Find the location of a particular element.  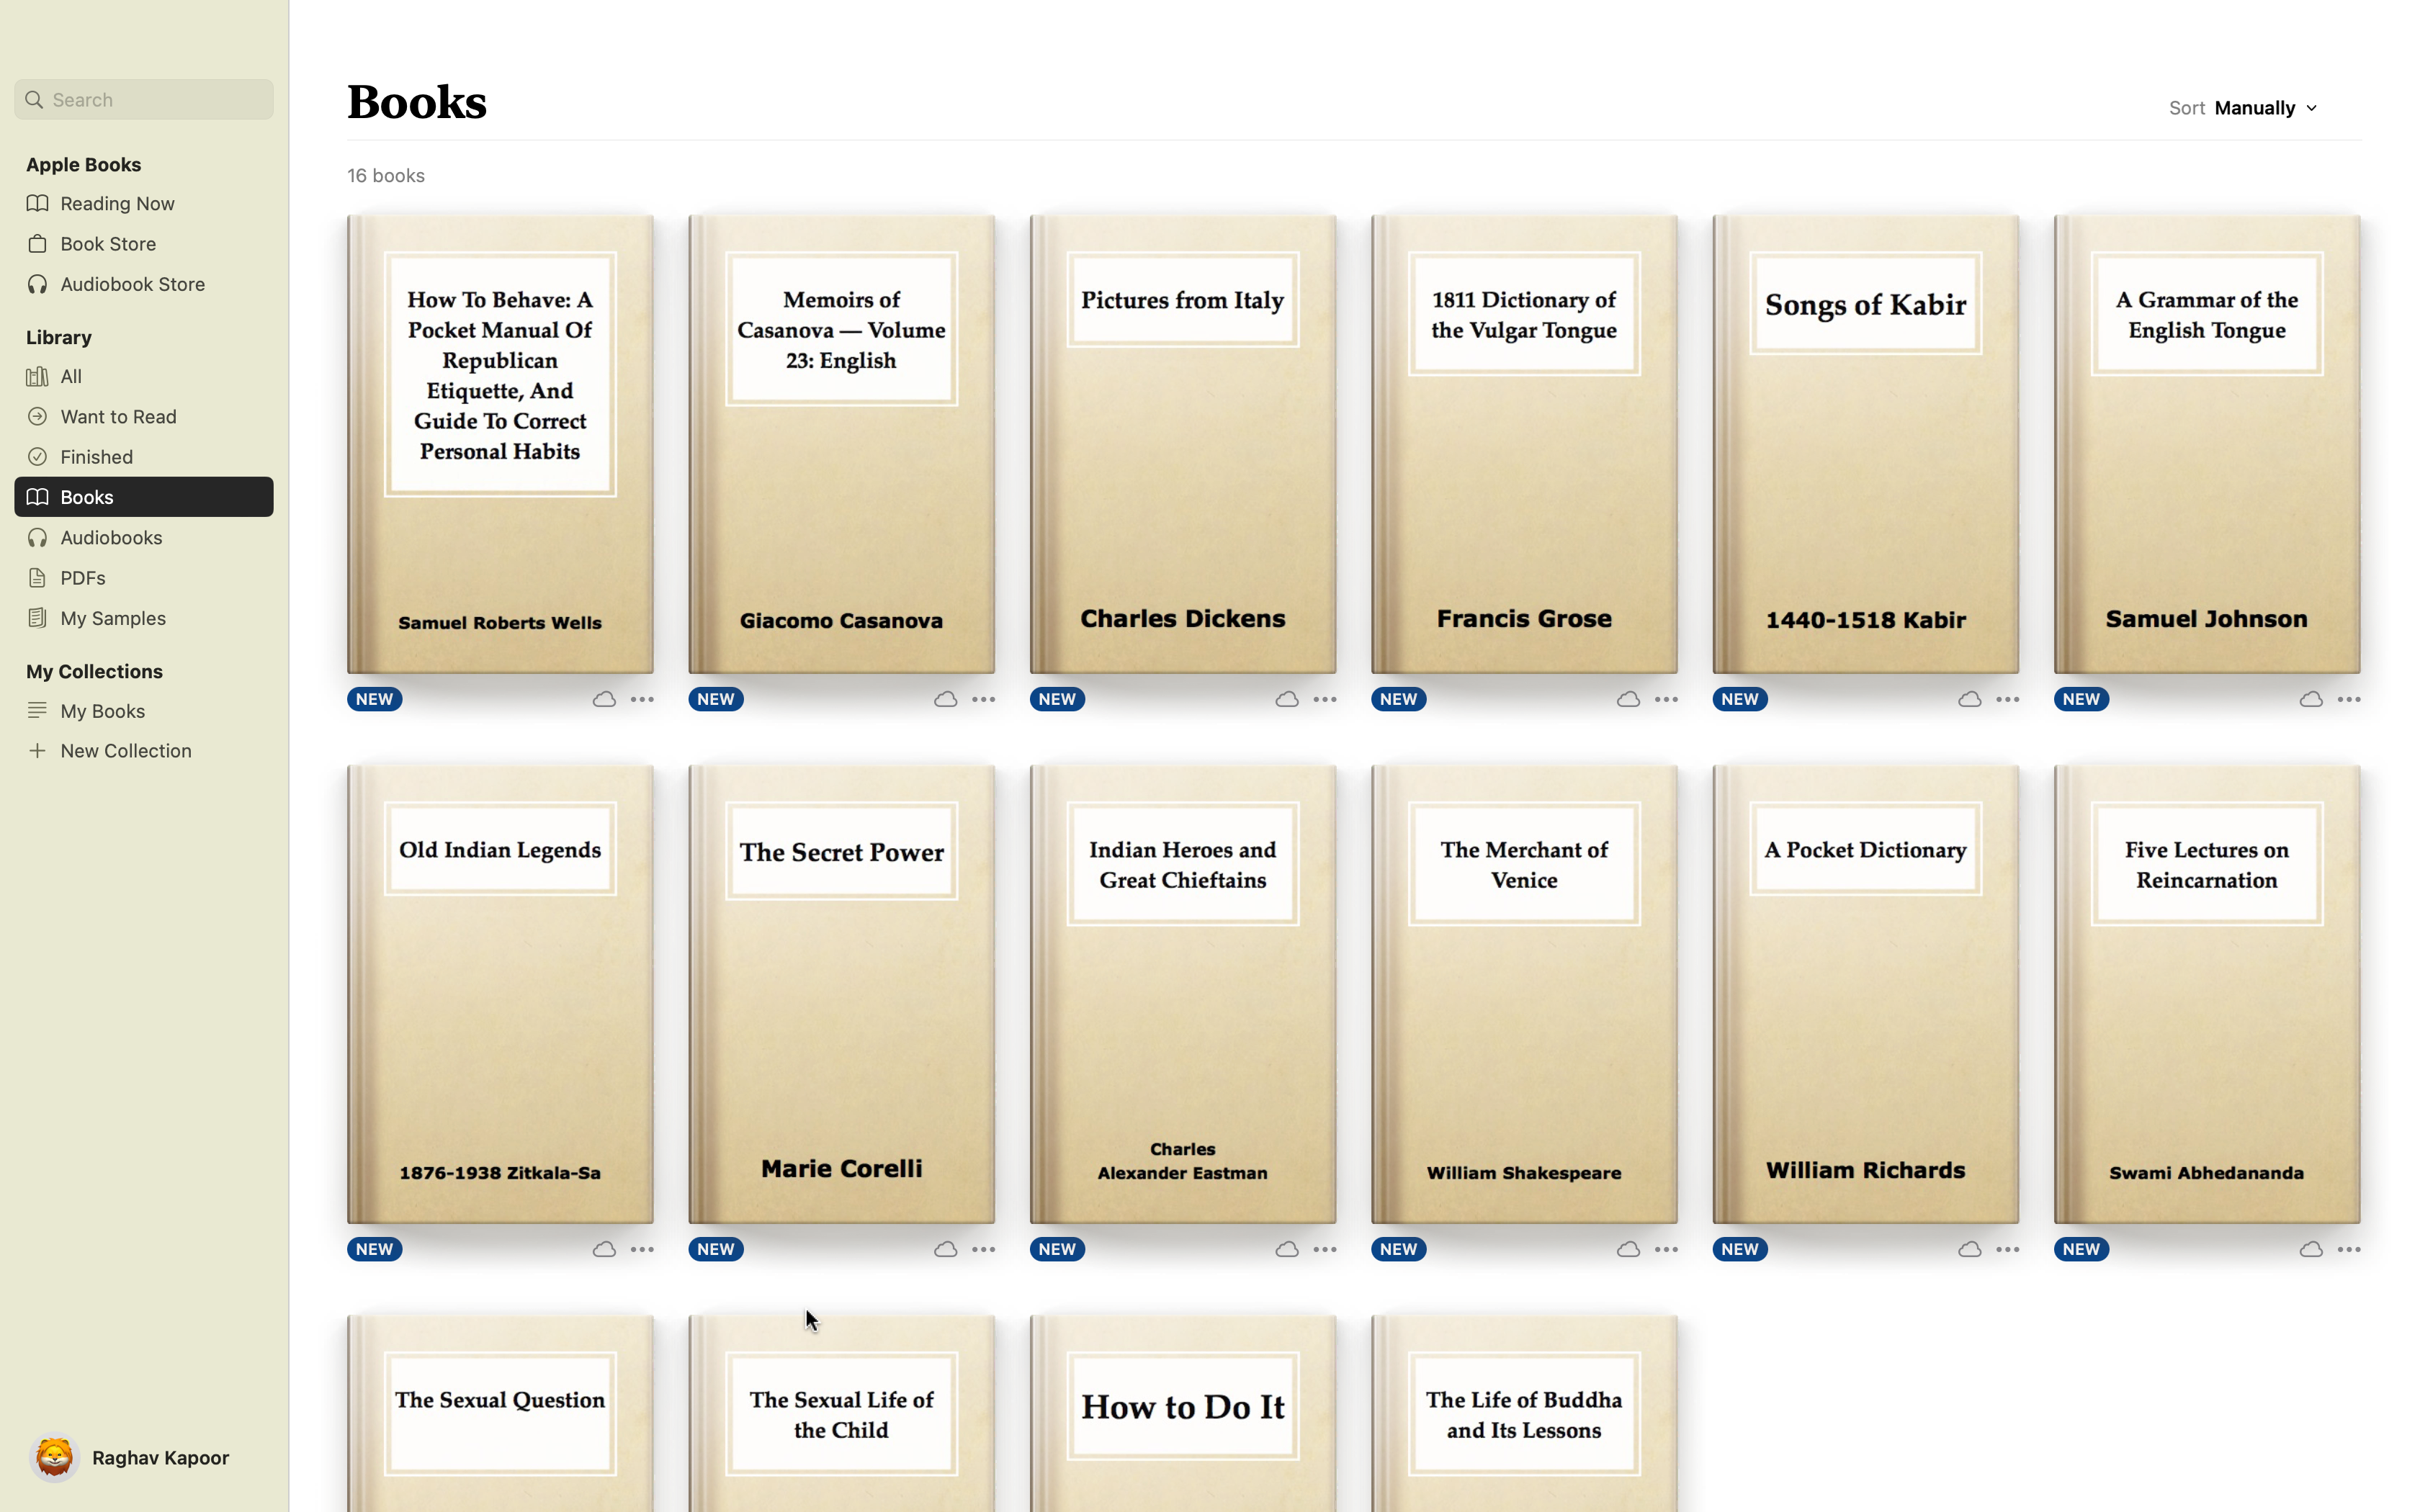

Get more details about the book "The Secret Power" by clicking the three dots is located at coordinates (963, 1246).